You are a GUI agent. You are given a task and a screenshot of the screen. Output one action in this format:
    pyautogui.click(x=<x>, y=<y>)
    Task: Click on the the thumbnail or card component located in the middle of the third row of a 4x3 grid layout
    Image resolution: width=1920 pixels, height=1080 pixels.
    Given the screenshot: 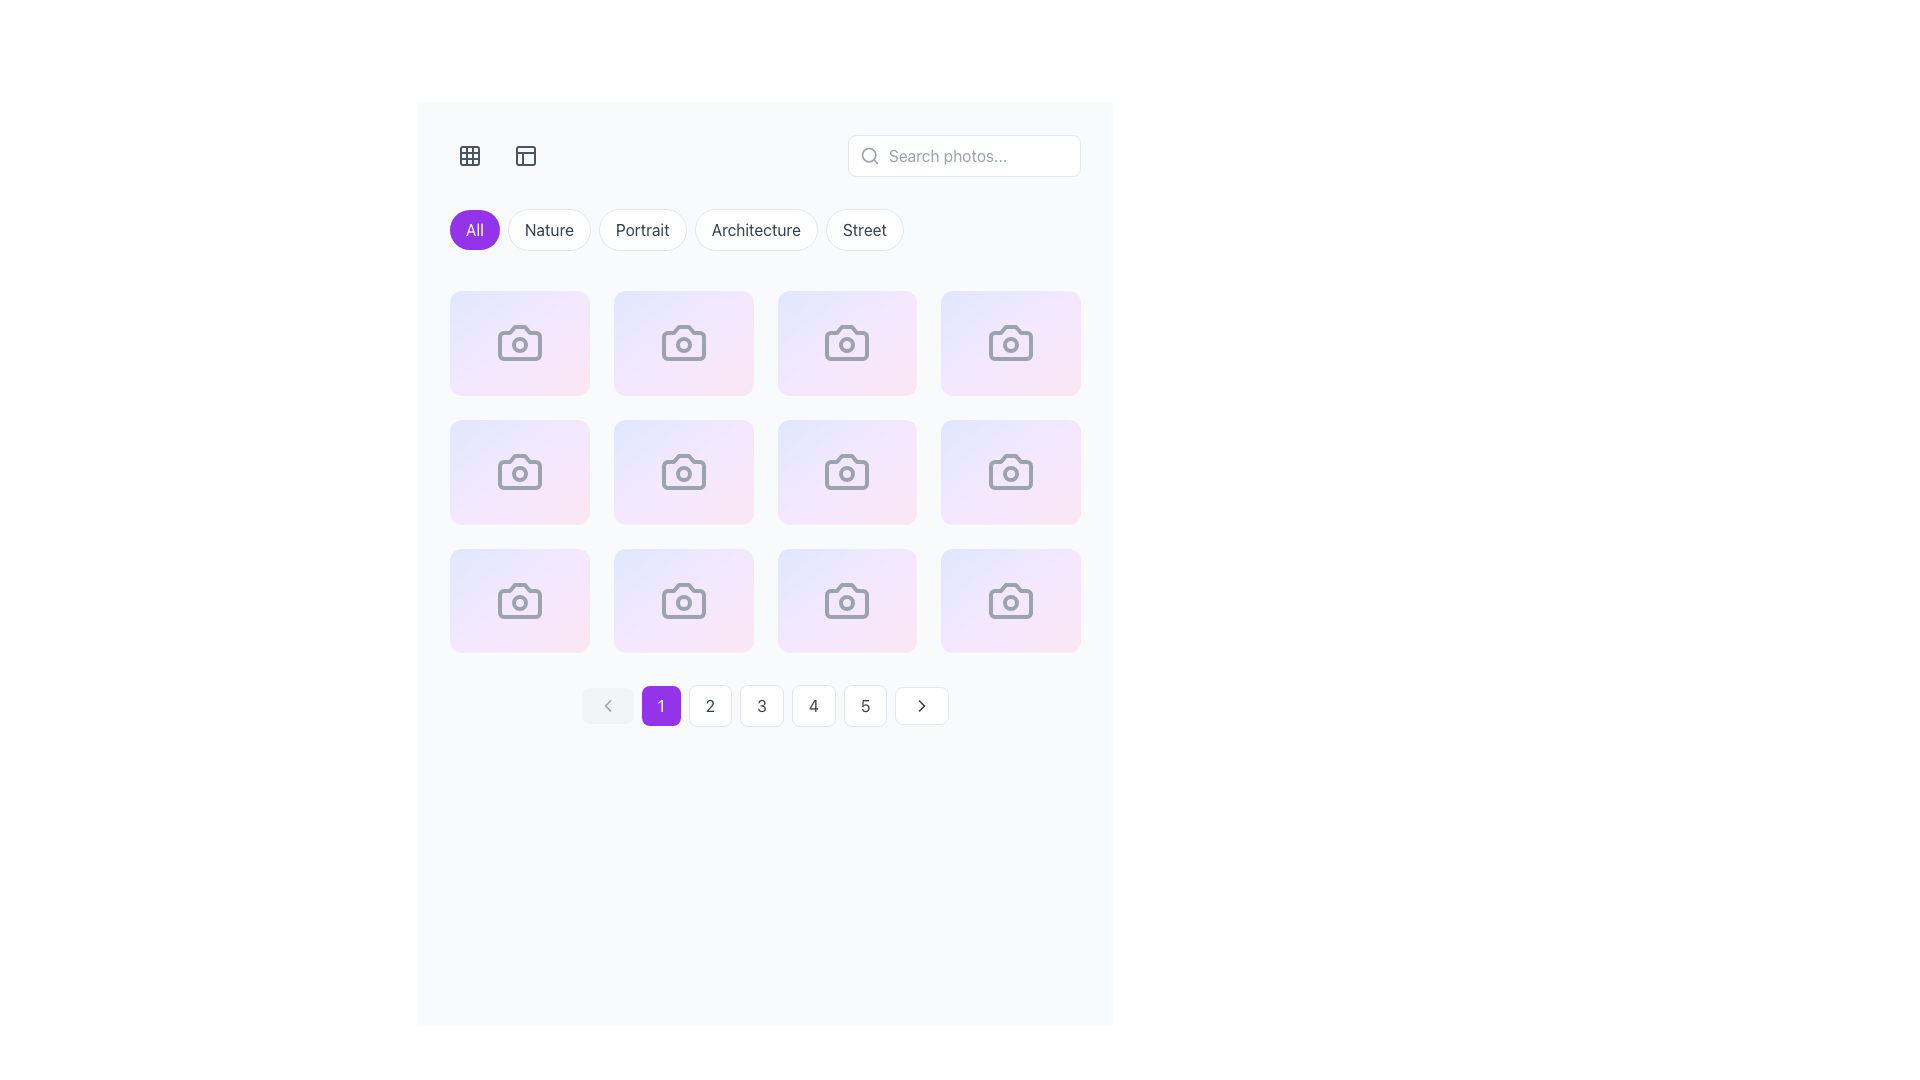 What is the action you would take?
    pyautogui.click(x=847, y=472)
    